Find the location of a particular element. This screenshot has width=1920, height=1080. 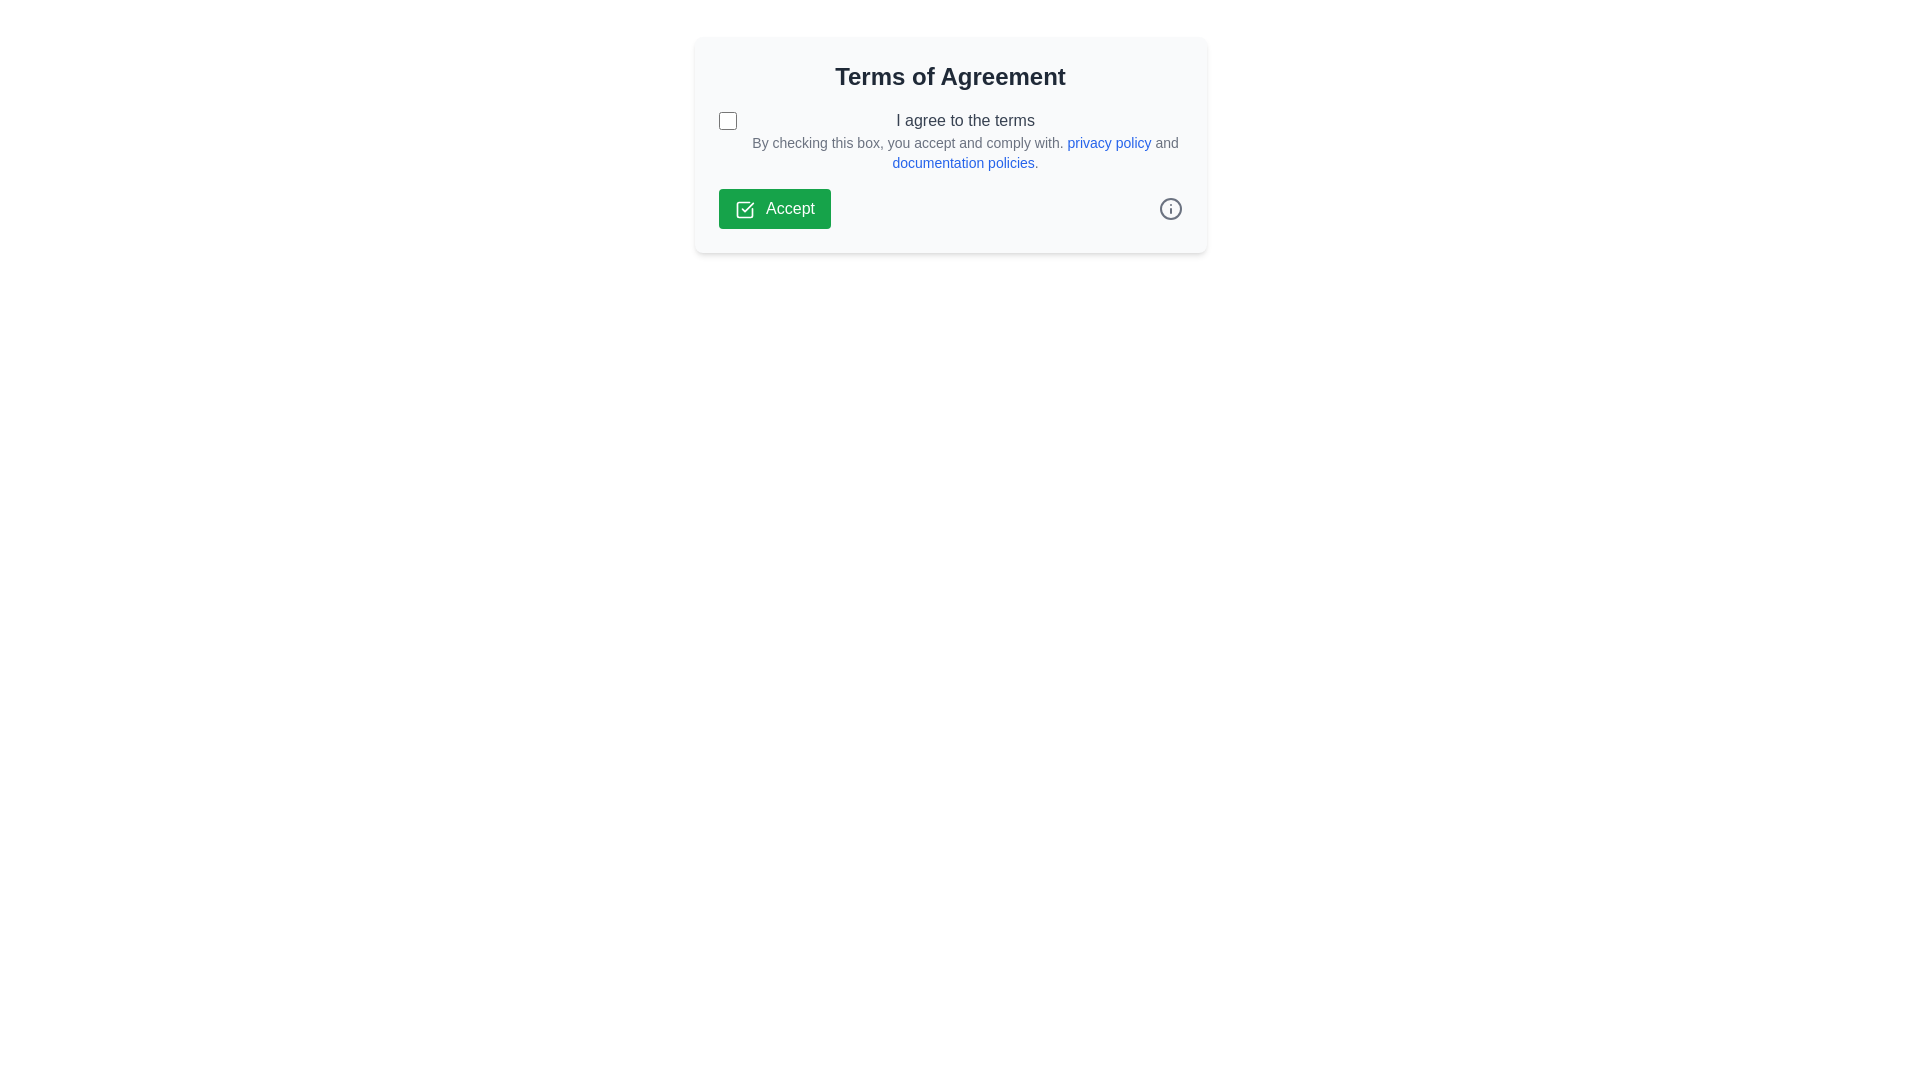

the checkbox allowing users to agree to the terms and conditions is located at coordinates (726, 120).